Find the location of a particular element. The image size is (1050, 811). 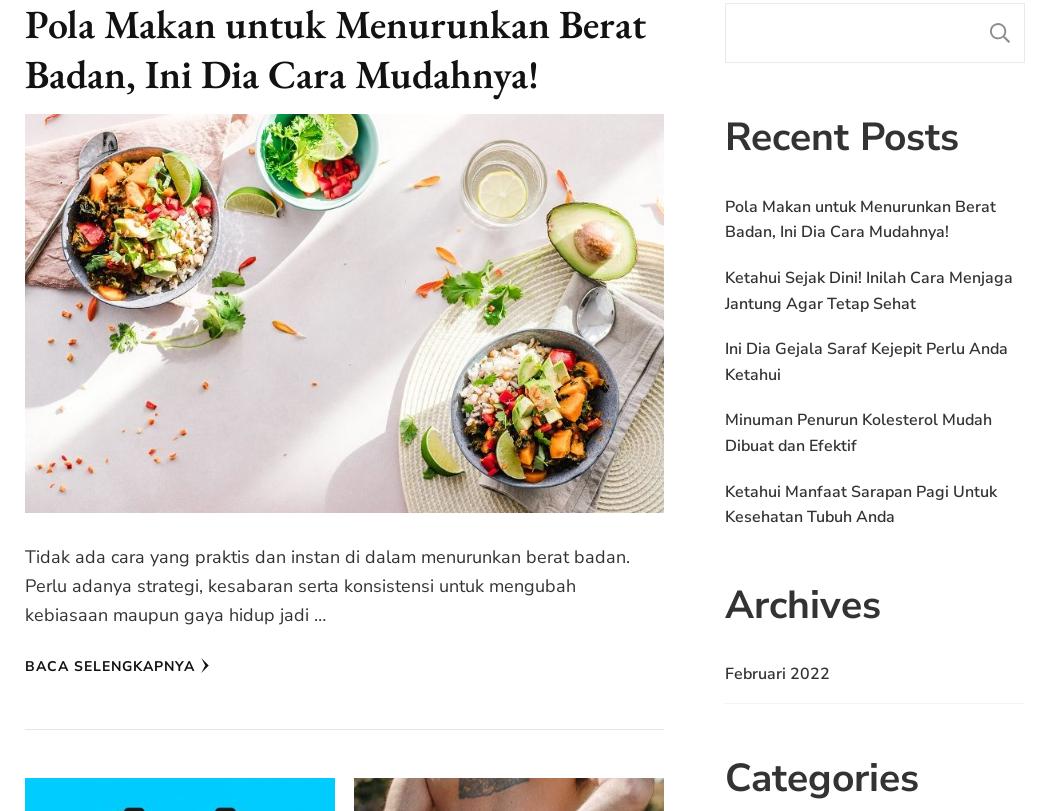

'Ketahui Manfaat Sarapan Pagi Untuk Kesehatan Tubuh Anda' is located at coordinates (861, 503).